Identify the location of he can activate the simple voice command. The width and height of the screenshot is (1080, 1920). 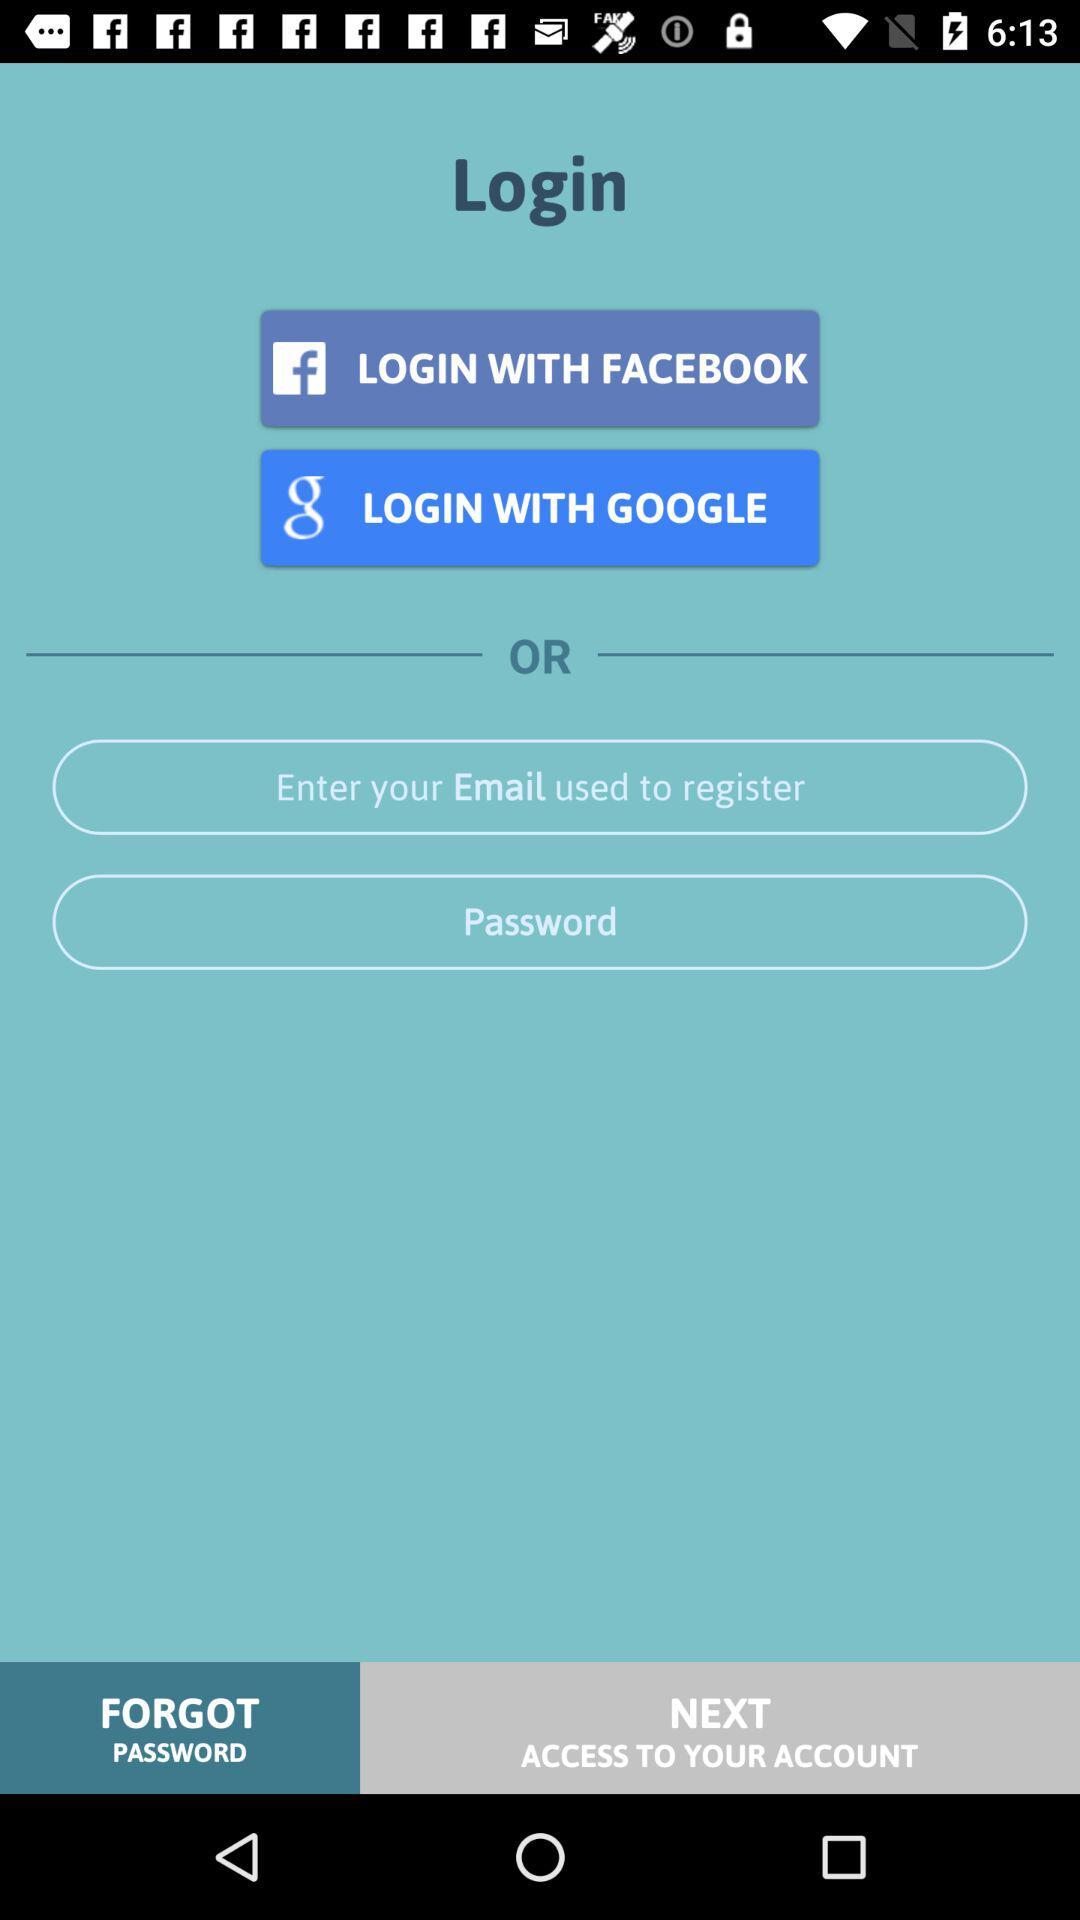
(540, 921).